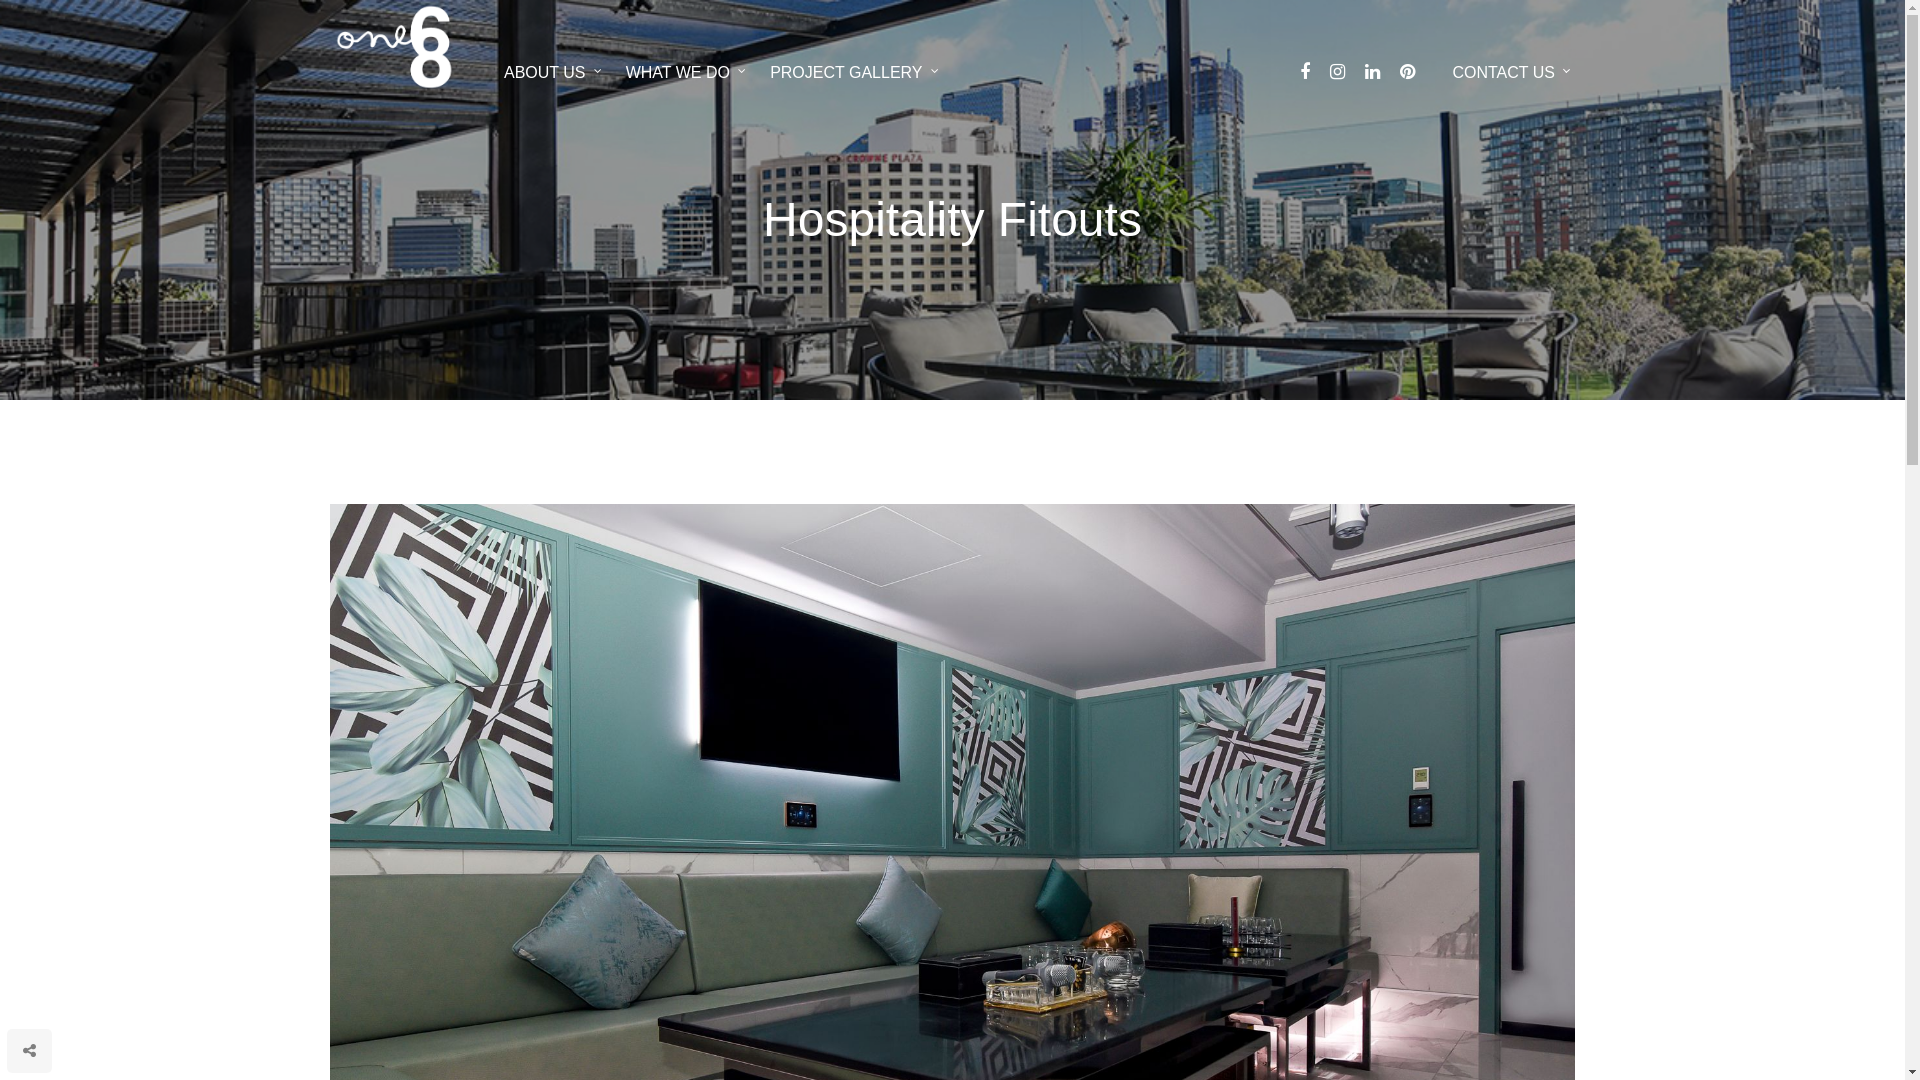  Describe the element at coordinates (552, 69) in the screenshot. I see `'ABOUT US'` at that location.